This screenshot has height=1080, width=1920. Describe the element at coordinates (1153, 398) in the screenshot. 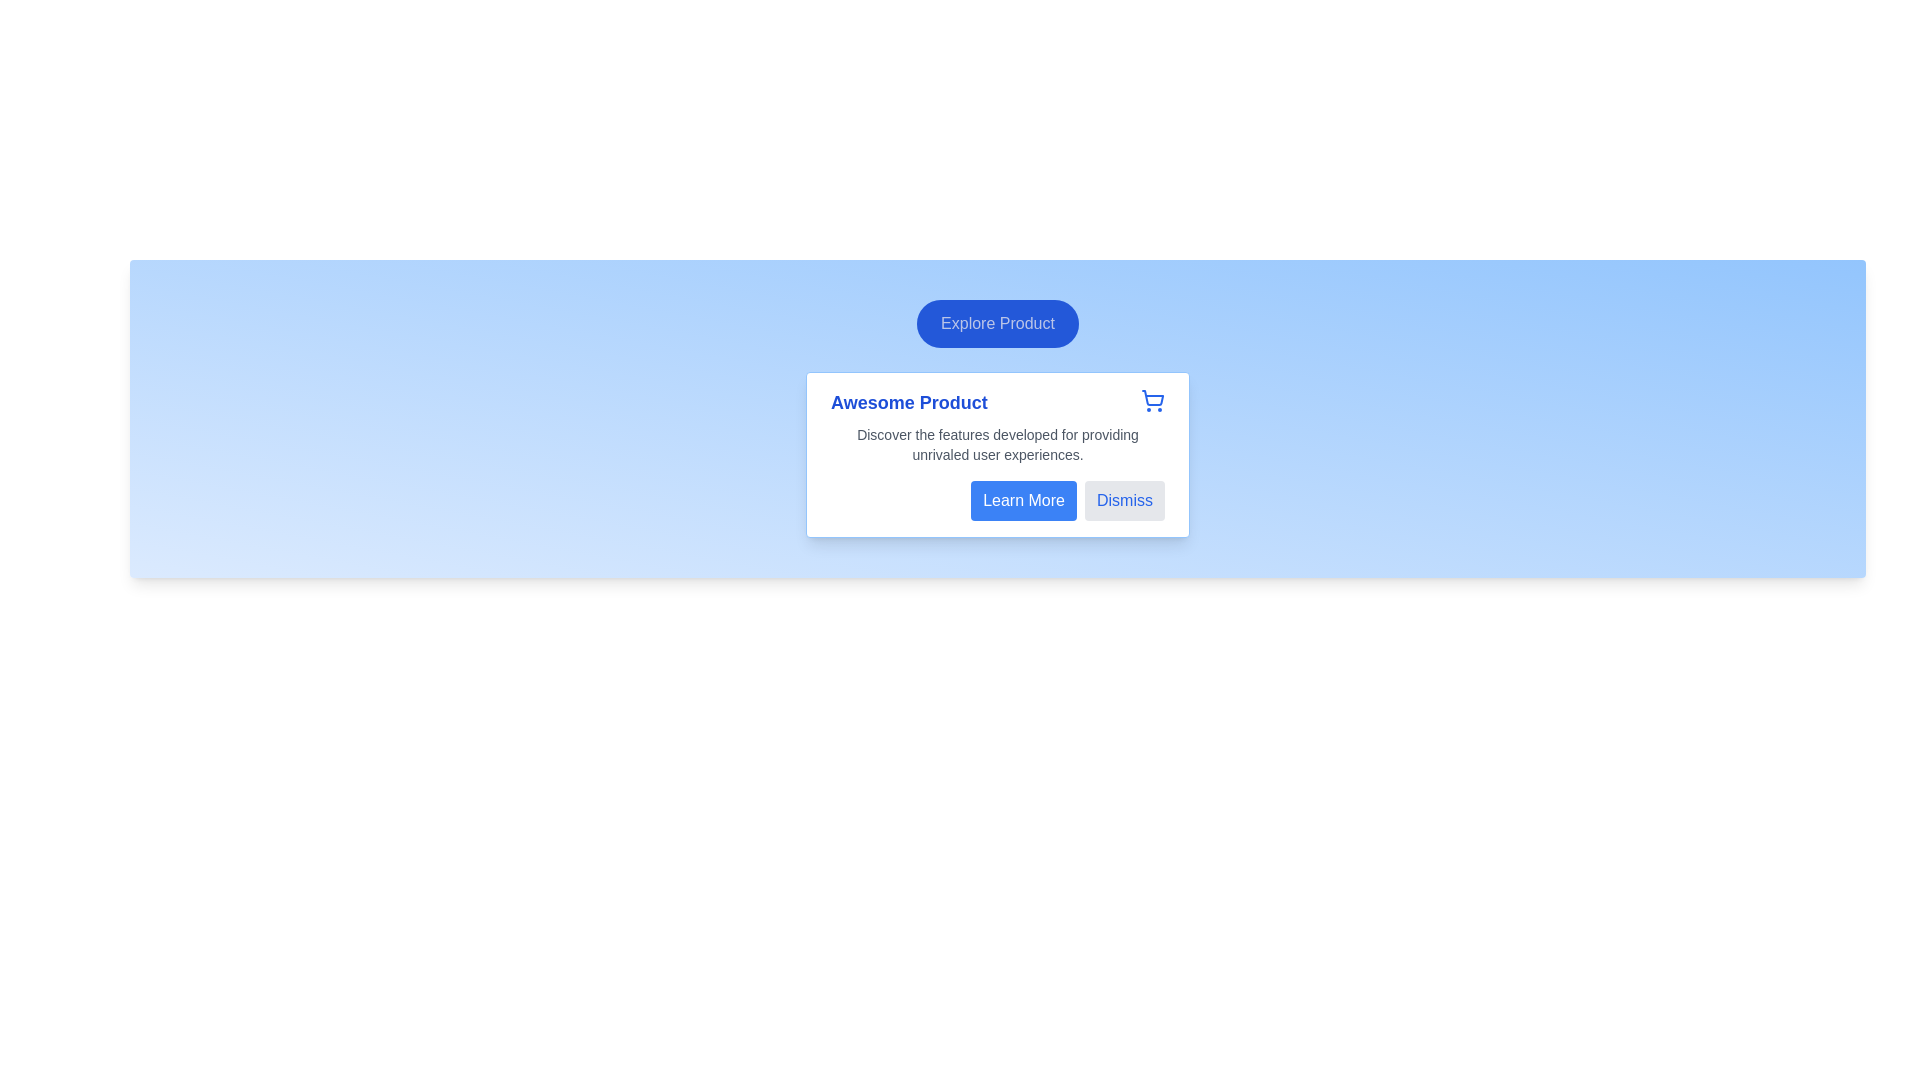

I see `the shopping cart icon represented by a blue outlined SVG vector graphic located in the upper-right corner of the white card with the title 'Awesome Product'` at that location.